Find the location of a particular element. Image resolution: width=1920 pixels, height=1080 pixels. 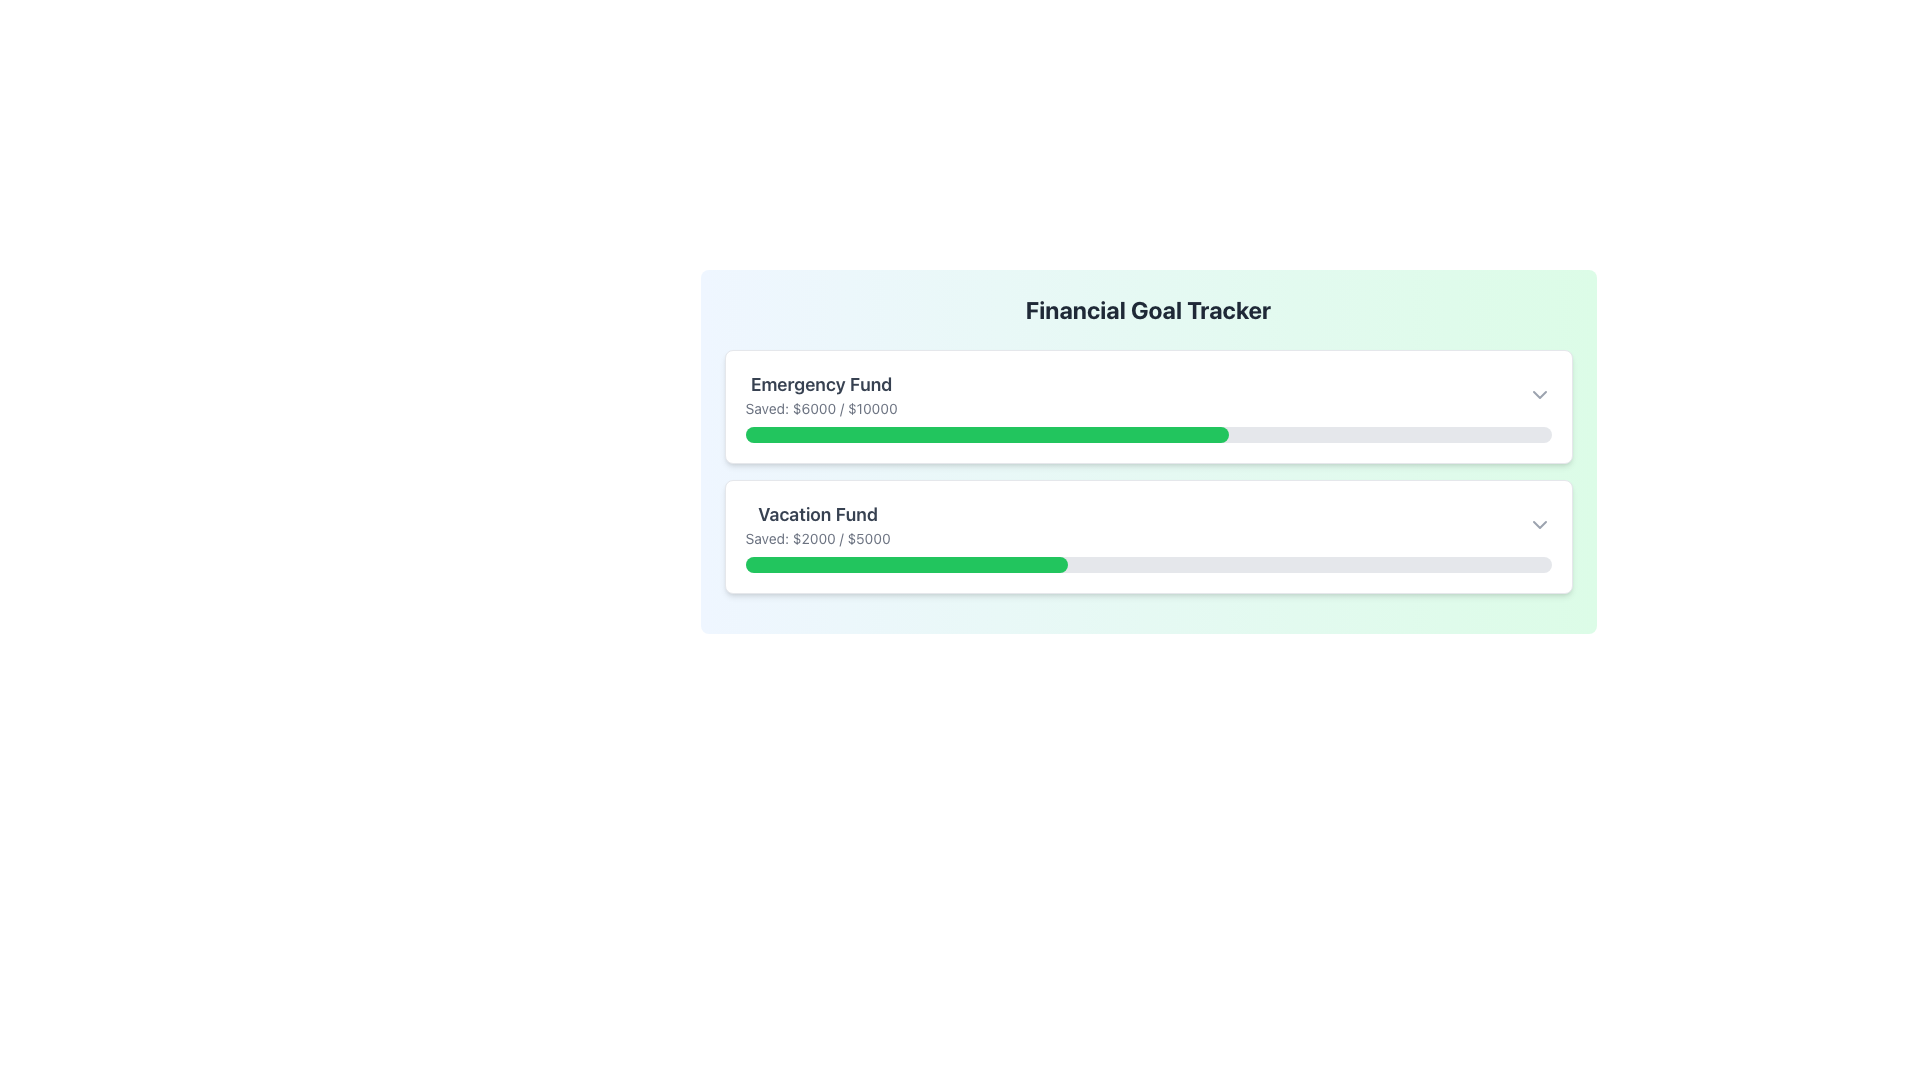

the 'Emergency Fund' text label, which is a bold, dark gray text located at the top left corner of its card-like component is located at coordinates (821, 385).